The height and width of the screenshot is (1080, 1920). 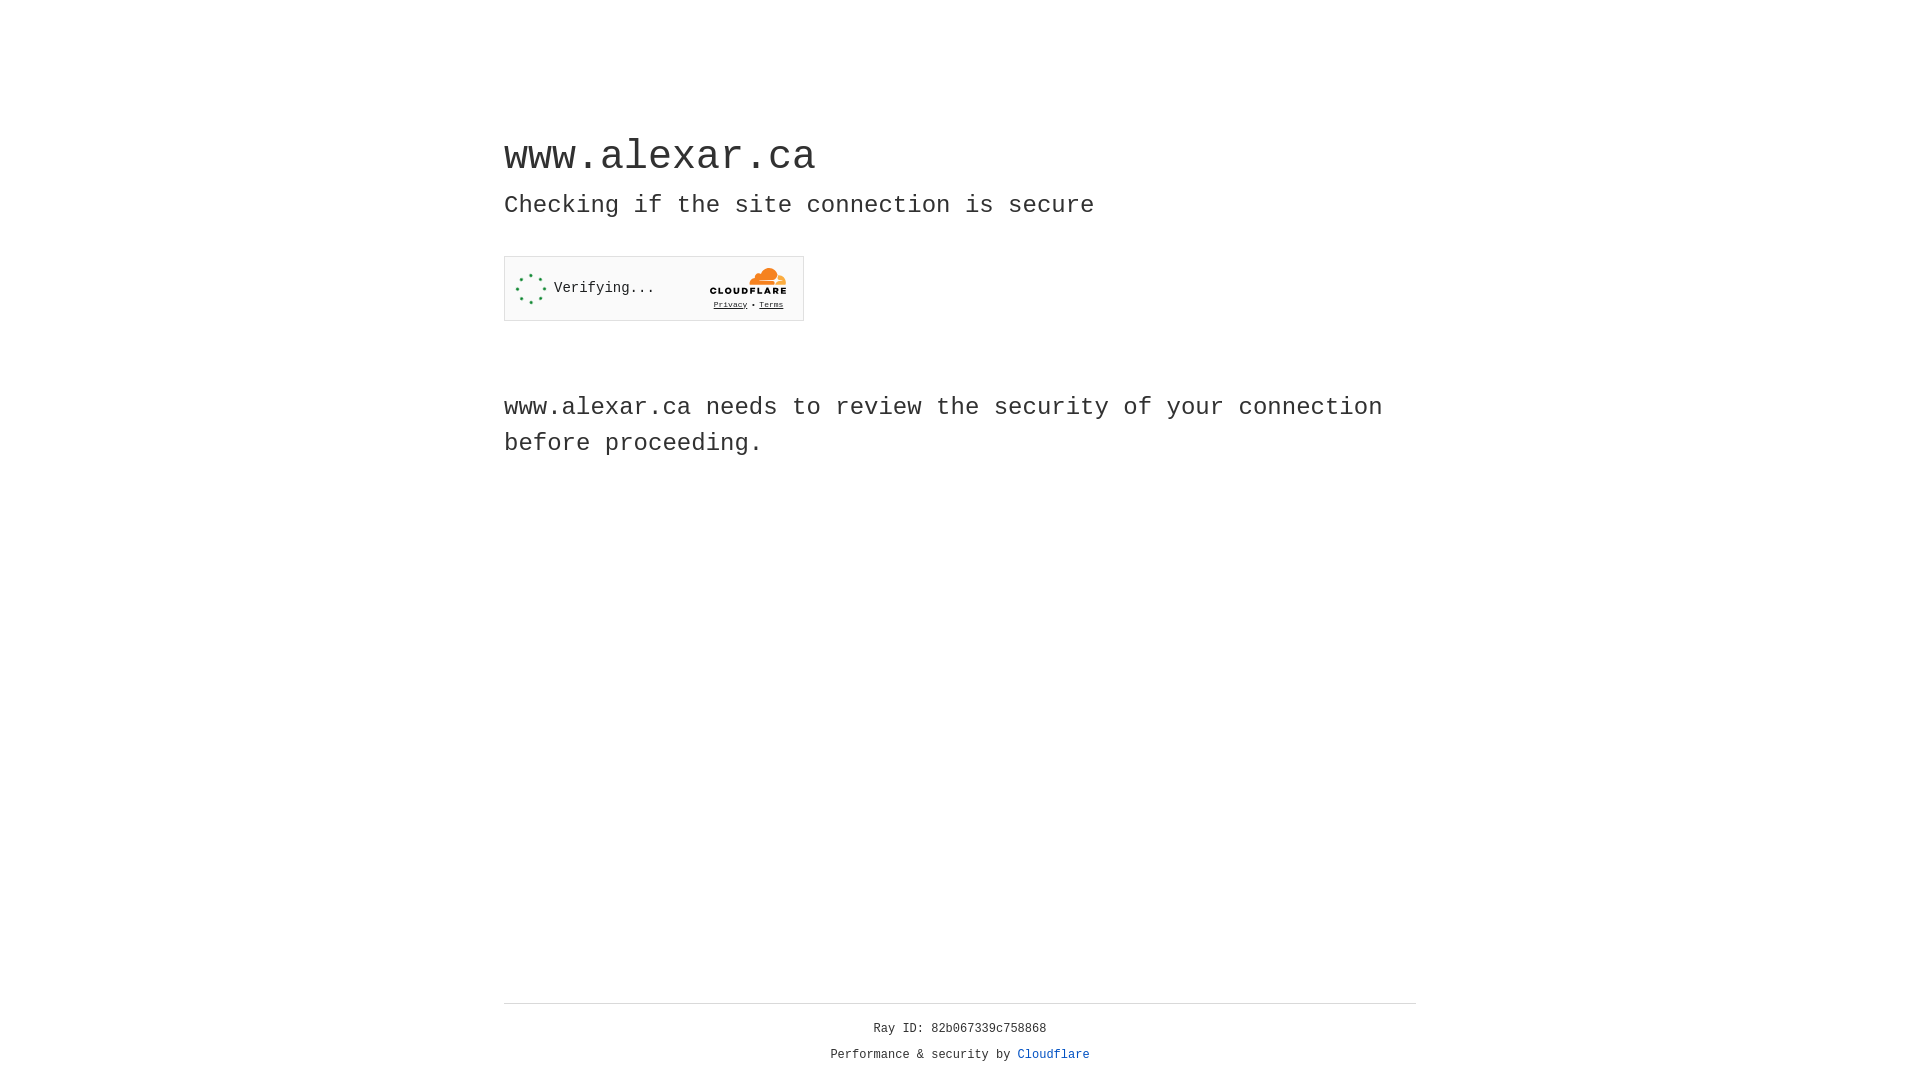 I want to click on 'Cloudflare', so click(x=1017, y=1054).